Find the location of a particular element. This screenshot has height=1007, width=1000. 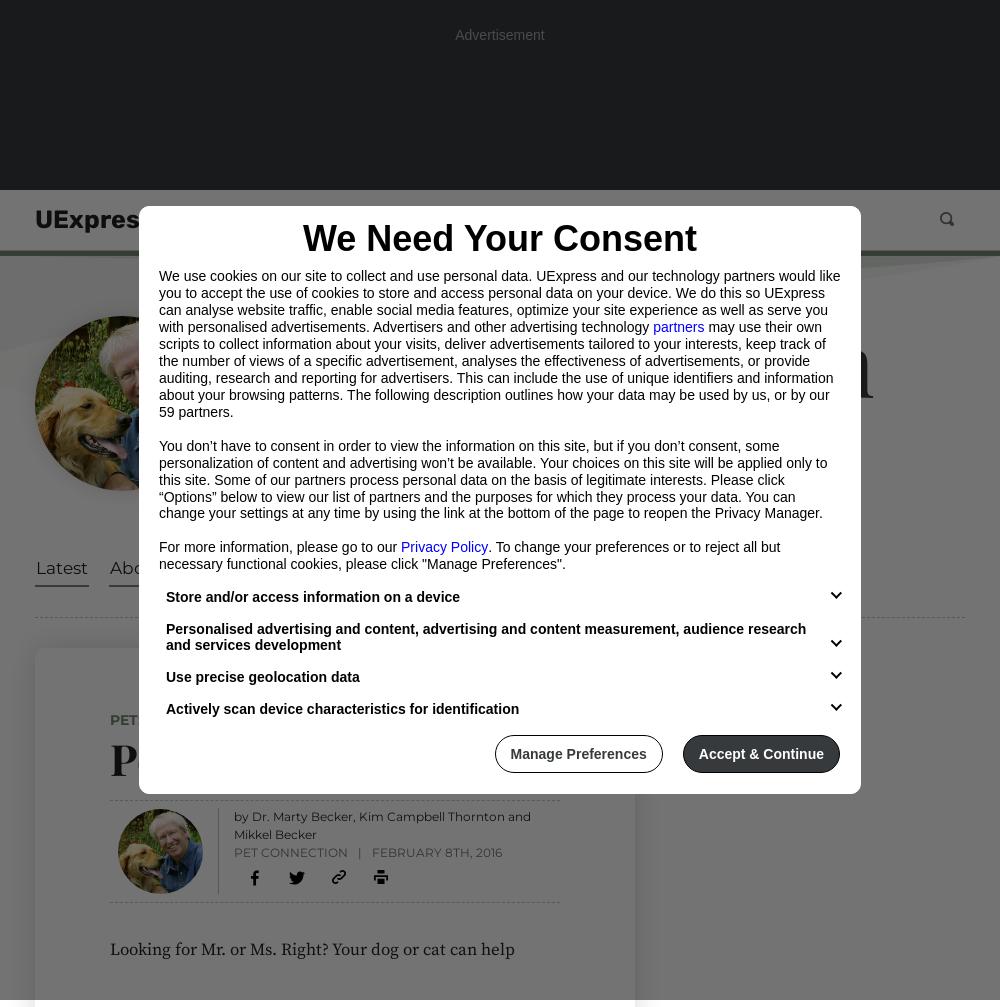

'February 8th, 2016' is located at coordinates (436, 851).